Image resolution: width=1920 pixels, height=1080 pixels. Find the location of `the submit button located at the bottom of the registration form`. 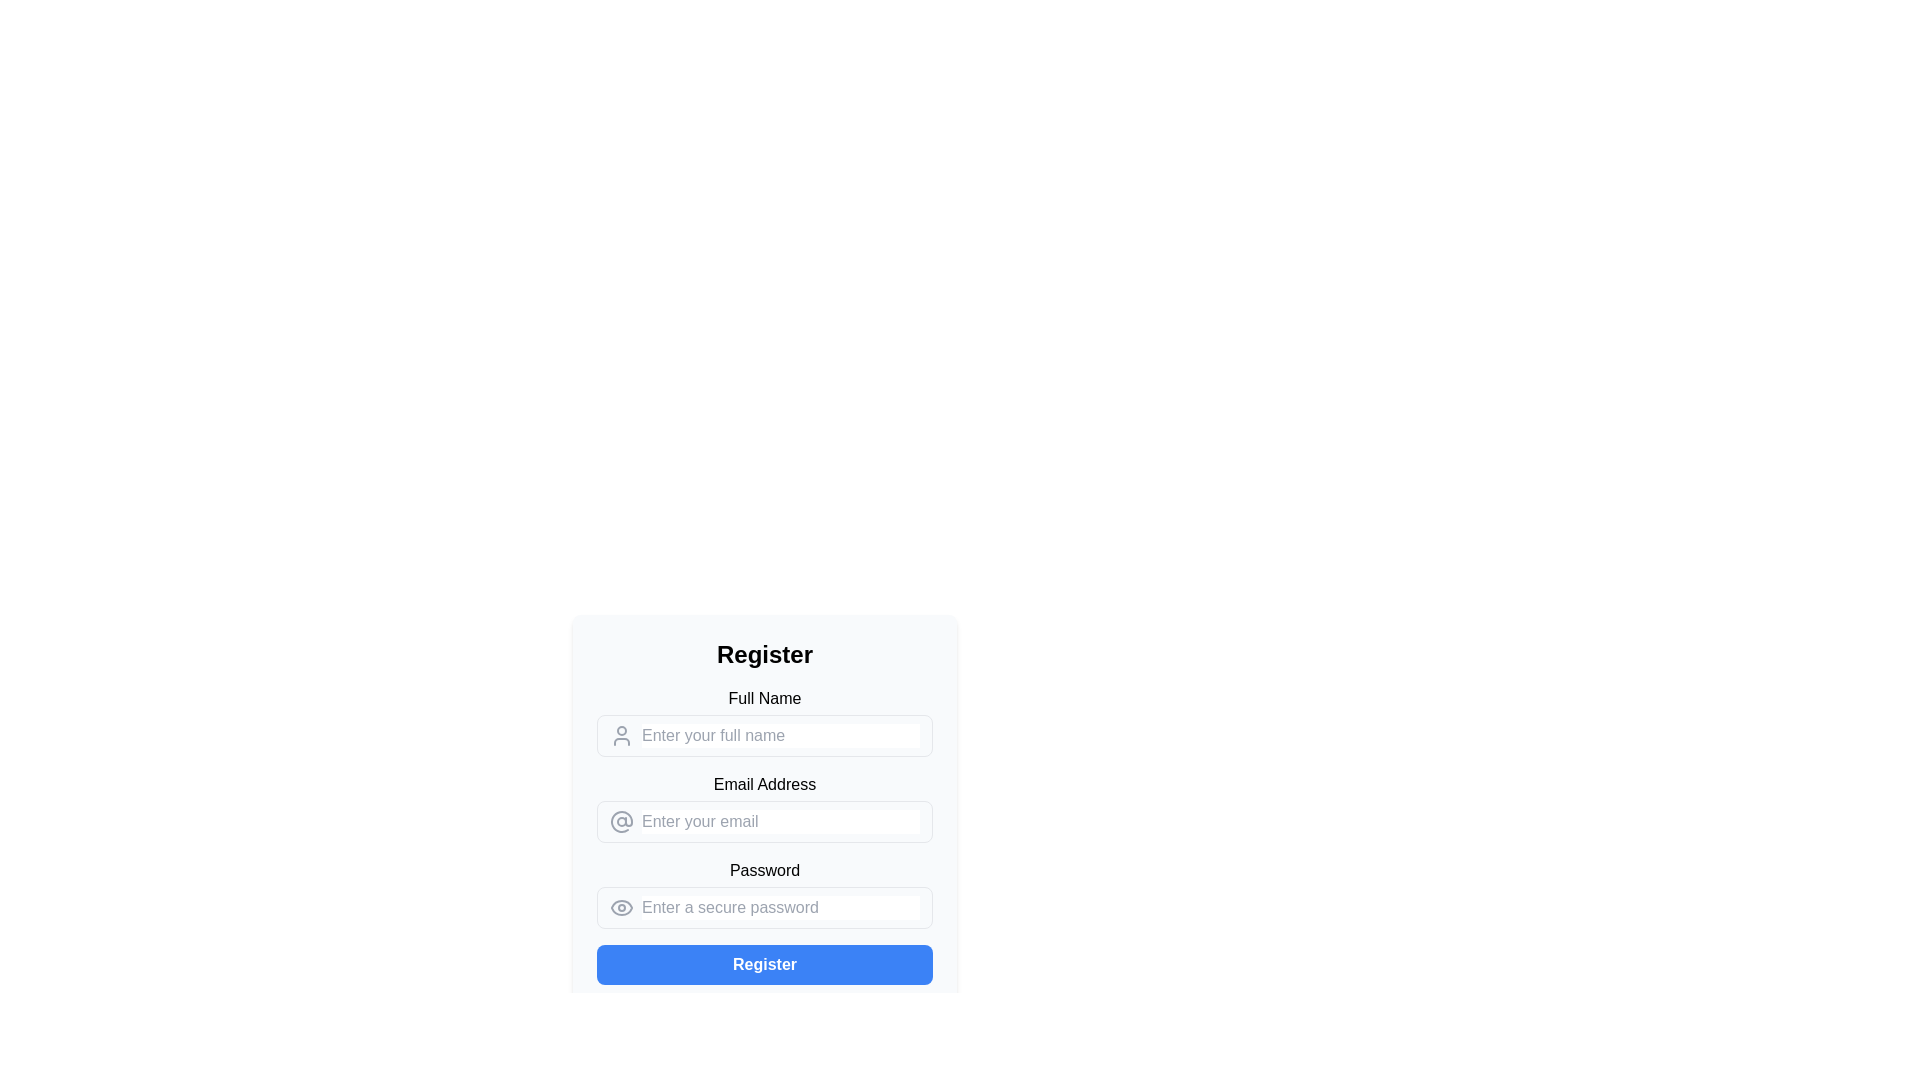

the submit button located at the bottom of the registration form is located at coordinates (763, 963).